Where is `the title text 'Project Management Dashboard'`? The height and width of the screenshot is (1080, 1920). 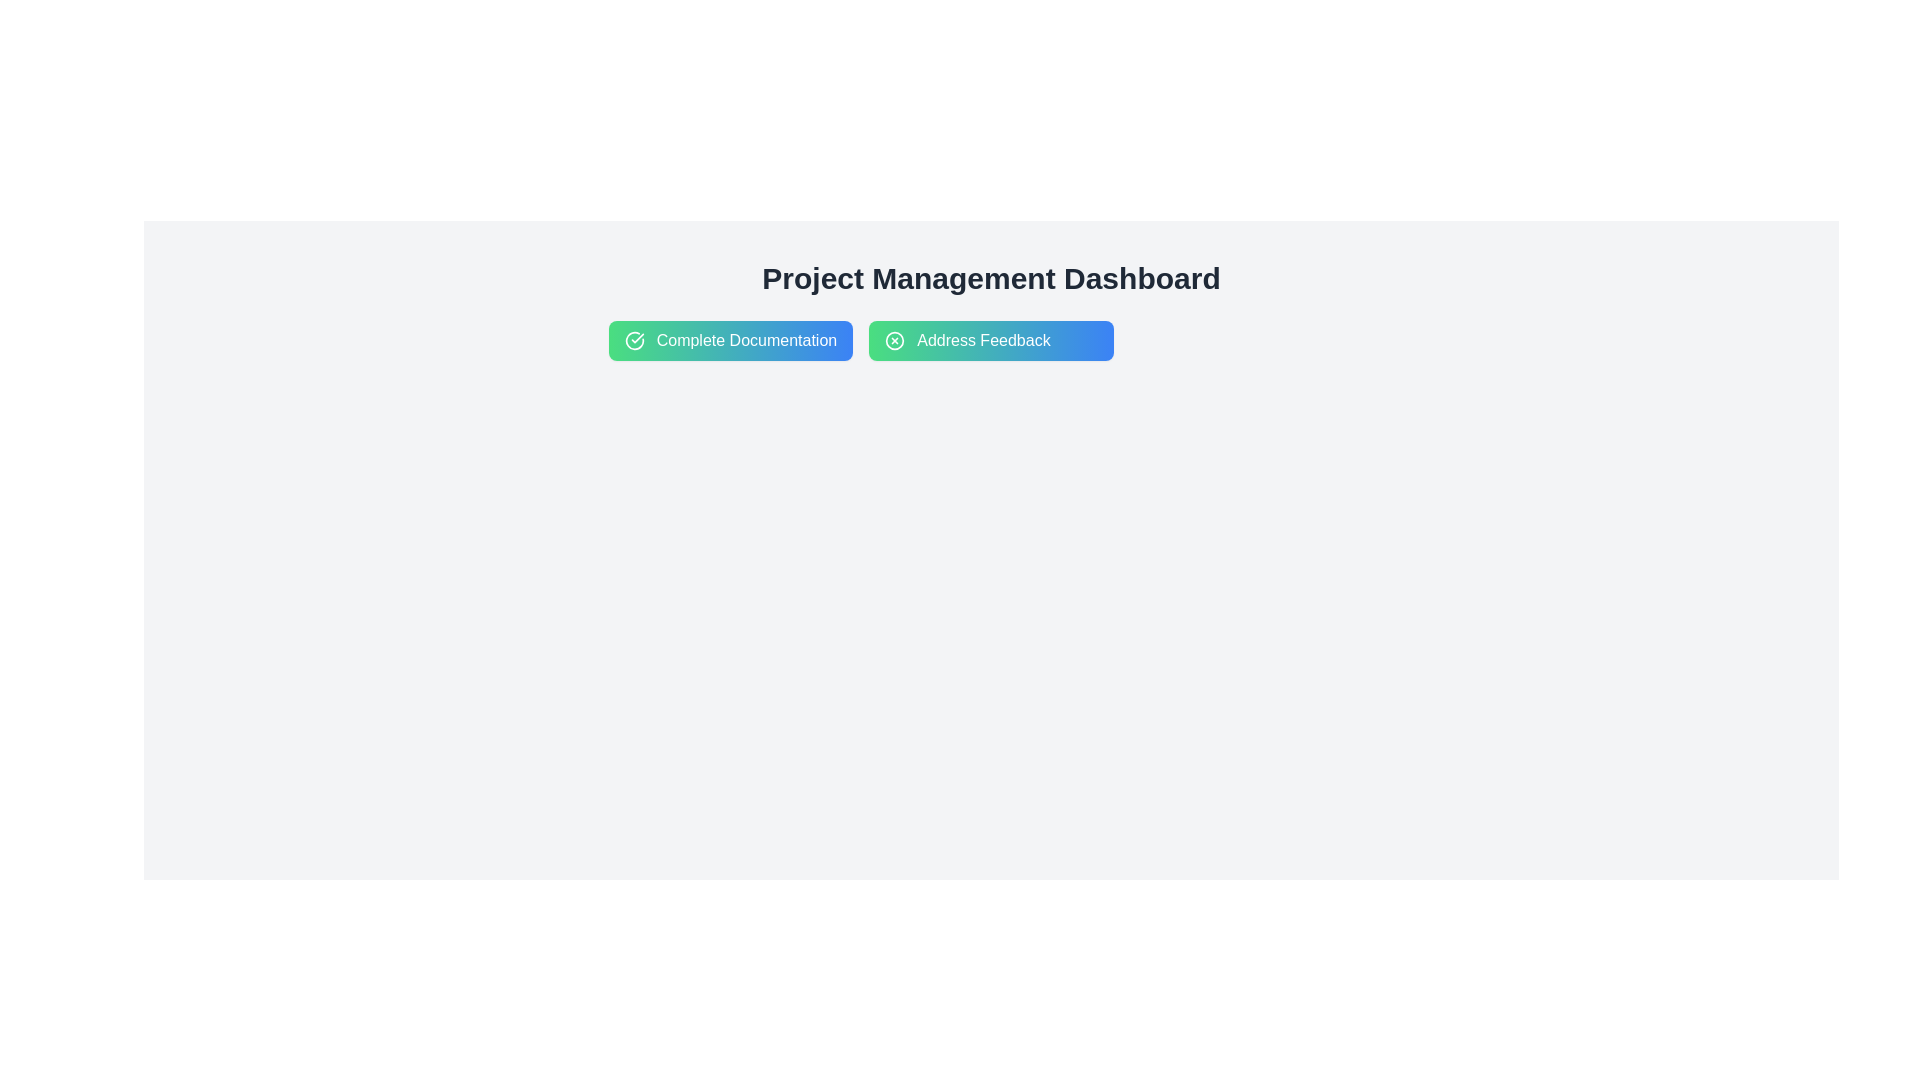 the title text 'Project Management Dashboard' is located at coordinates (991, 278).